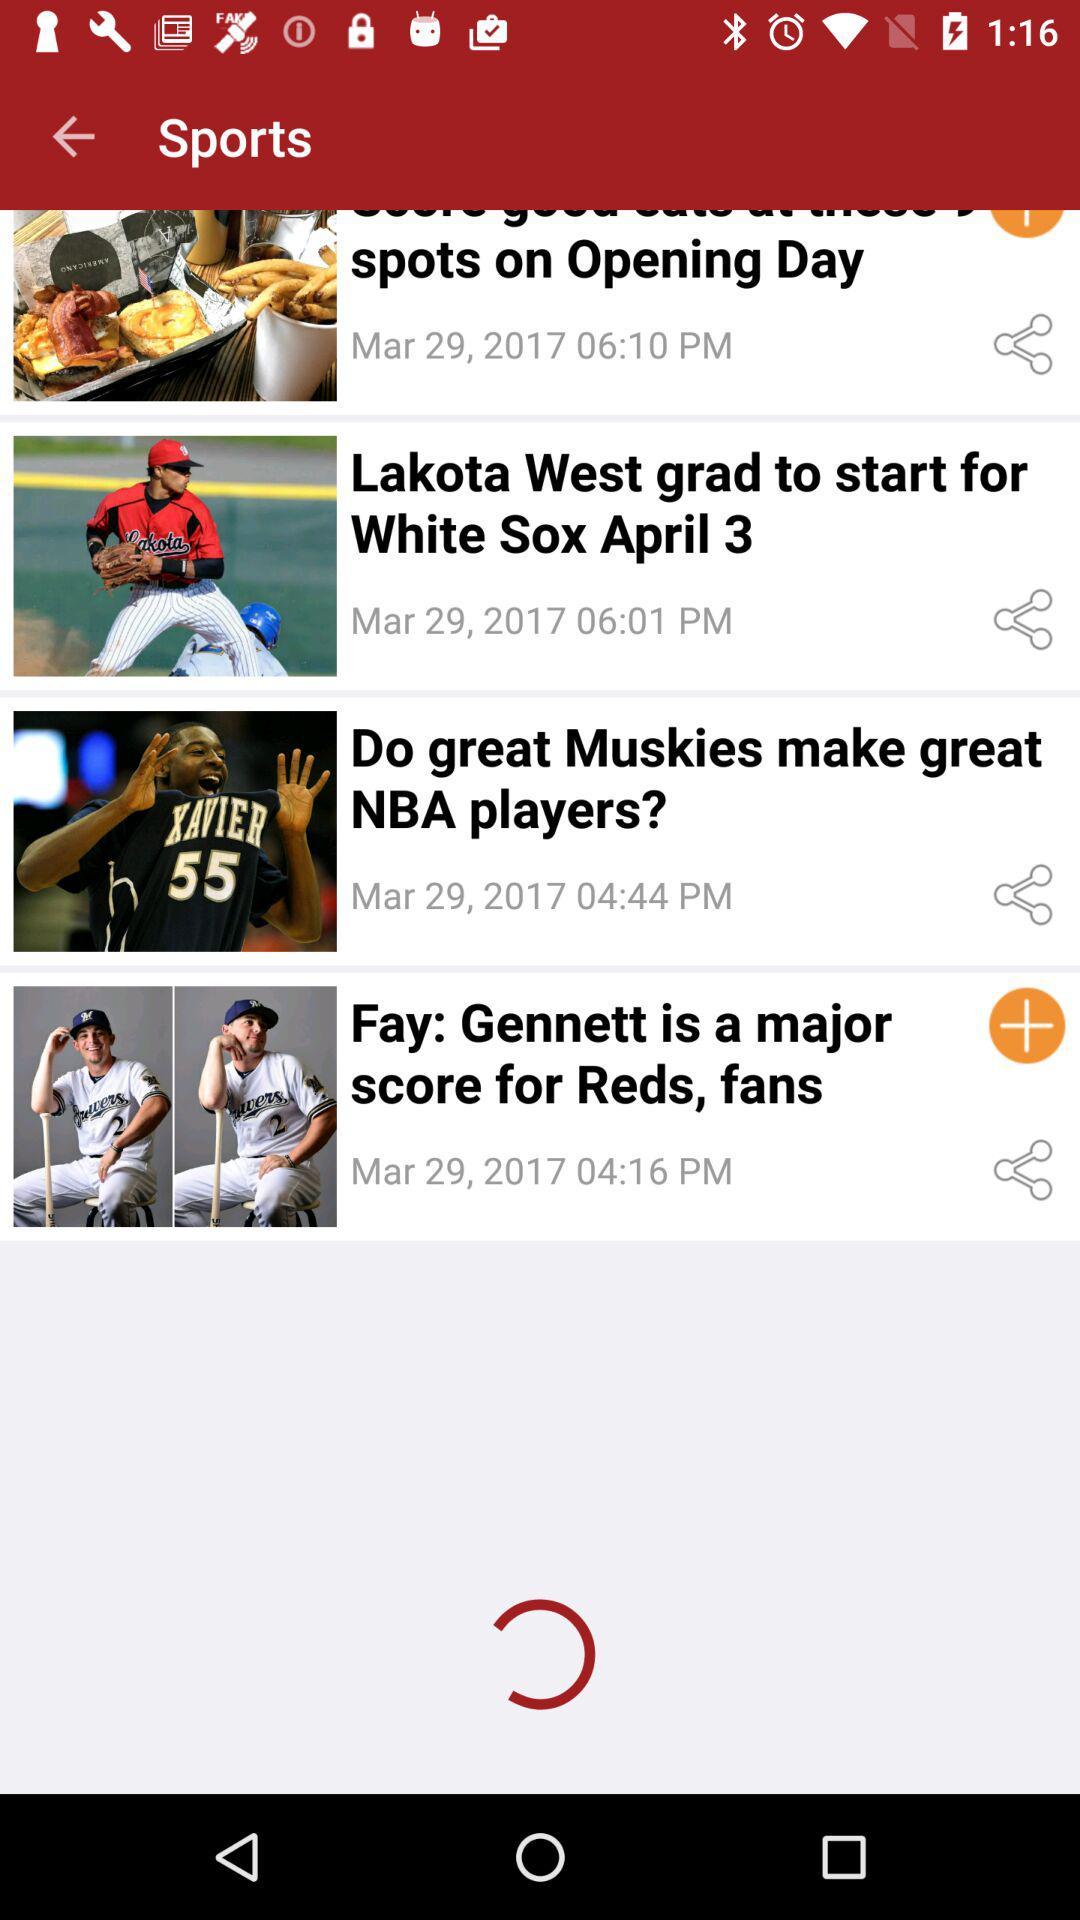 This screenshot has height=1920, width=1080. What do you see at coordinates (1027, 344) in the screenshot?
I see `share the article` at bounding box center [1027, 344].